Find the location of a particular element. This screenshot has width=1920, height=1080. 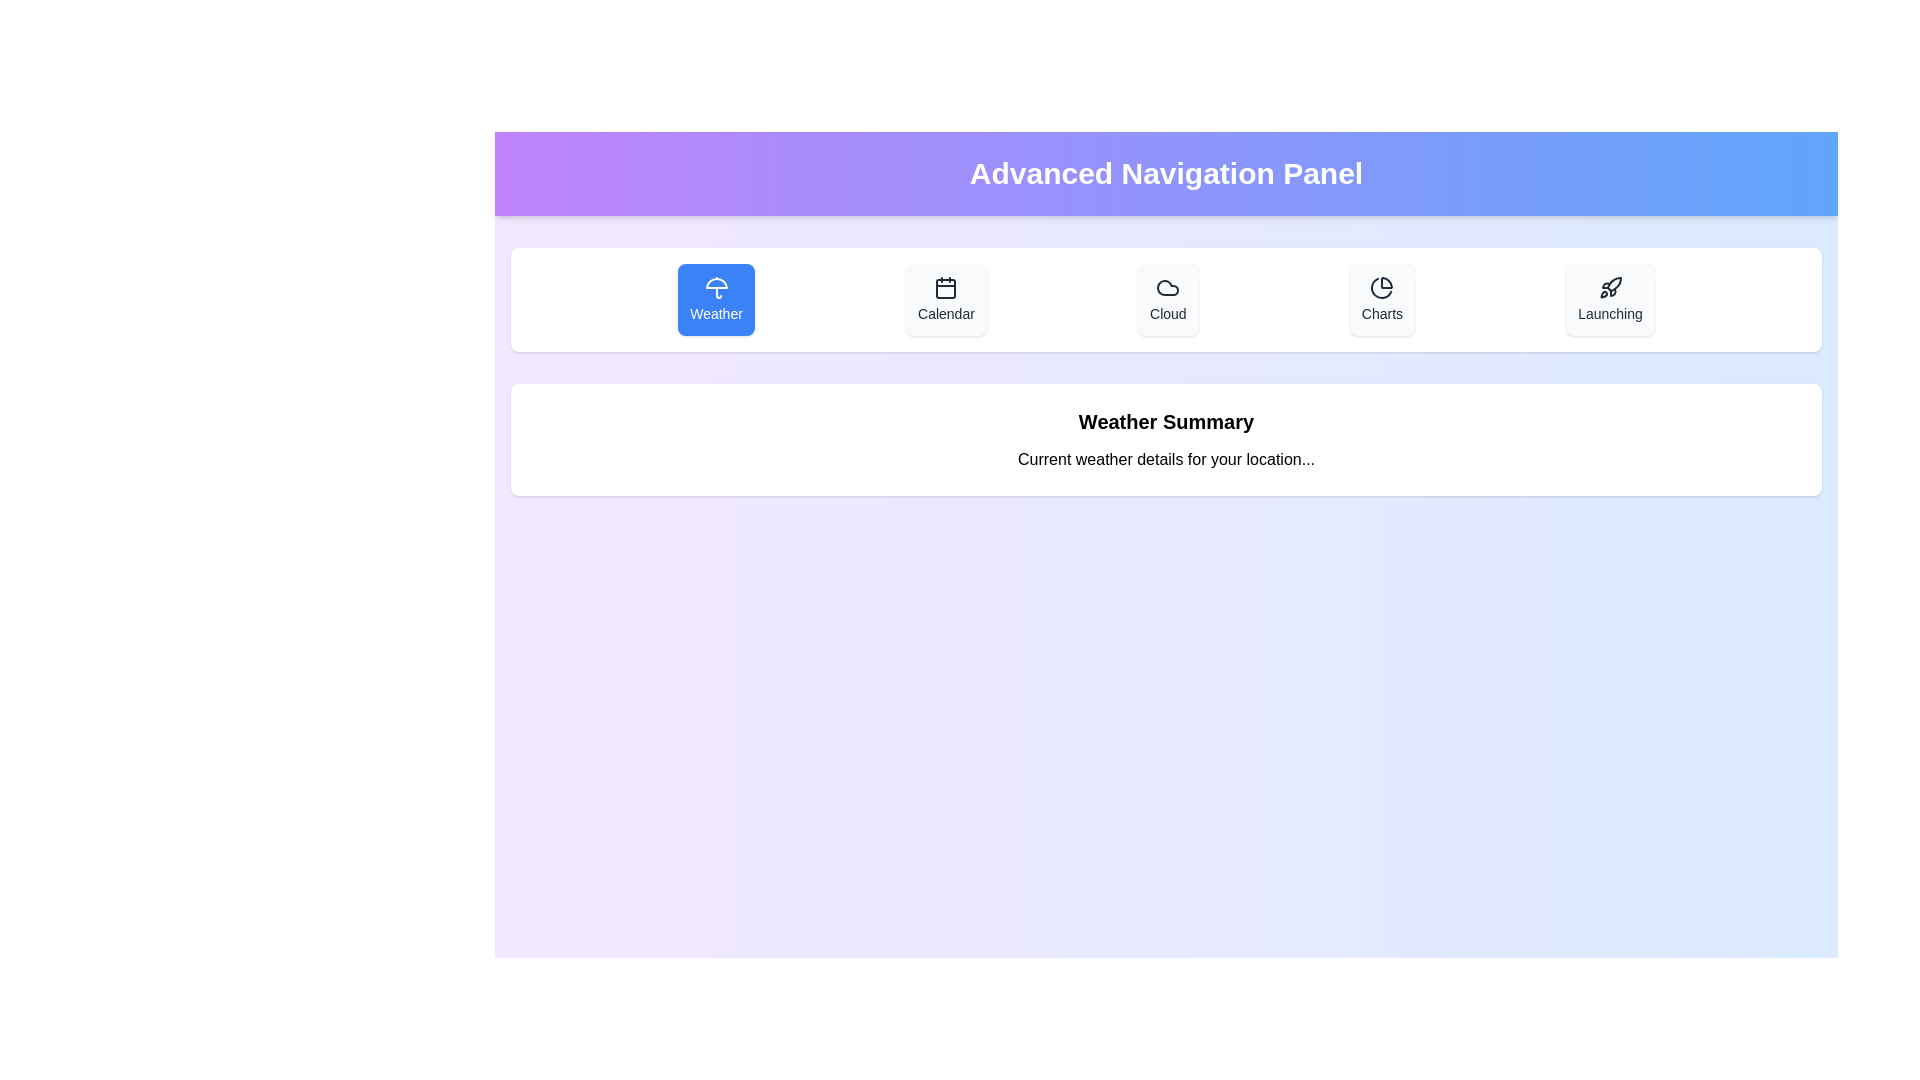

the 'Cloud' icon located in the main top navigation bar, which is the third icon from the left is located at coordinates (1168, 288).